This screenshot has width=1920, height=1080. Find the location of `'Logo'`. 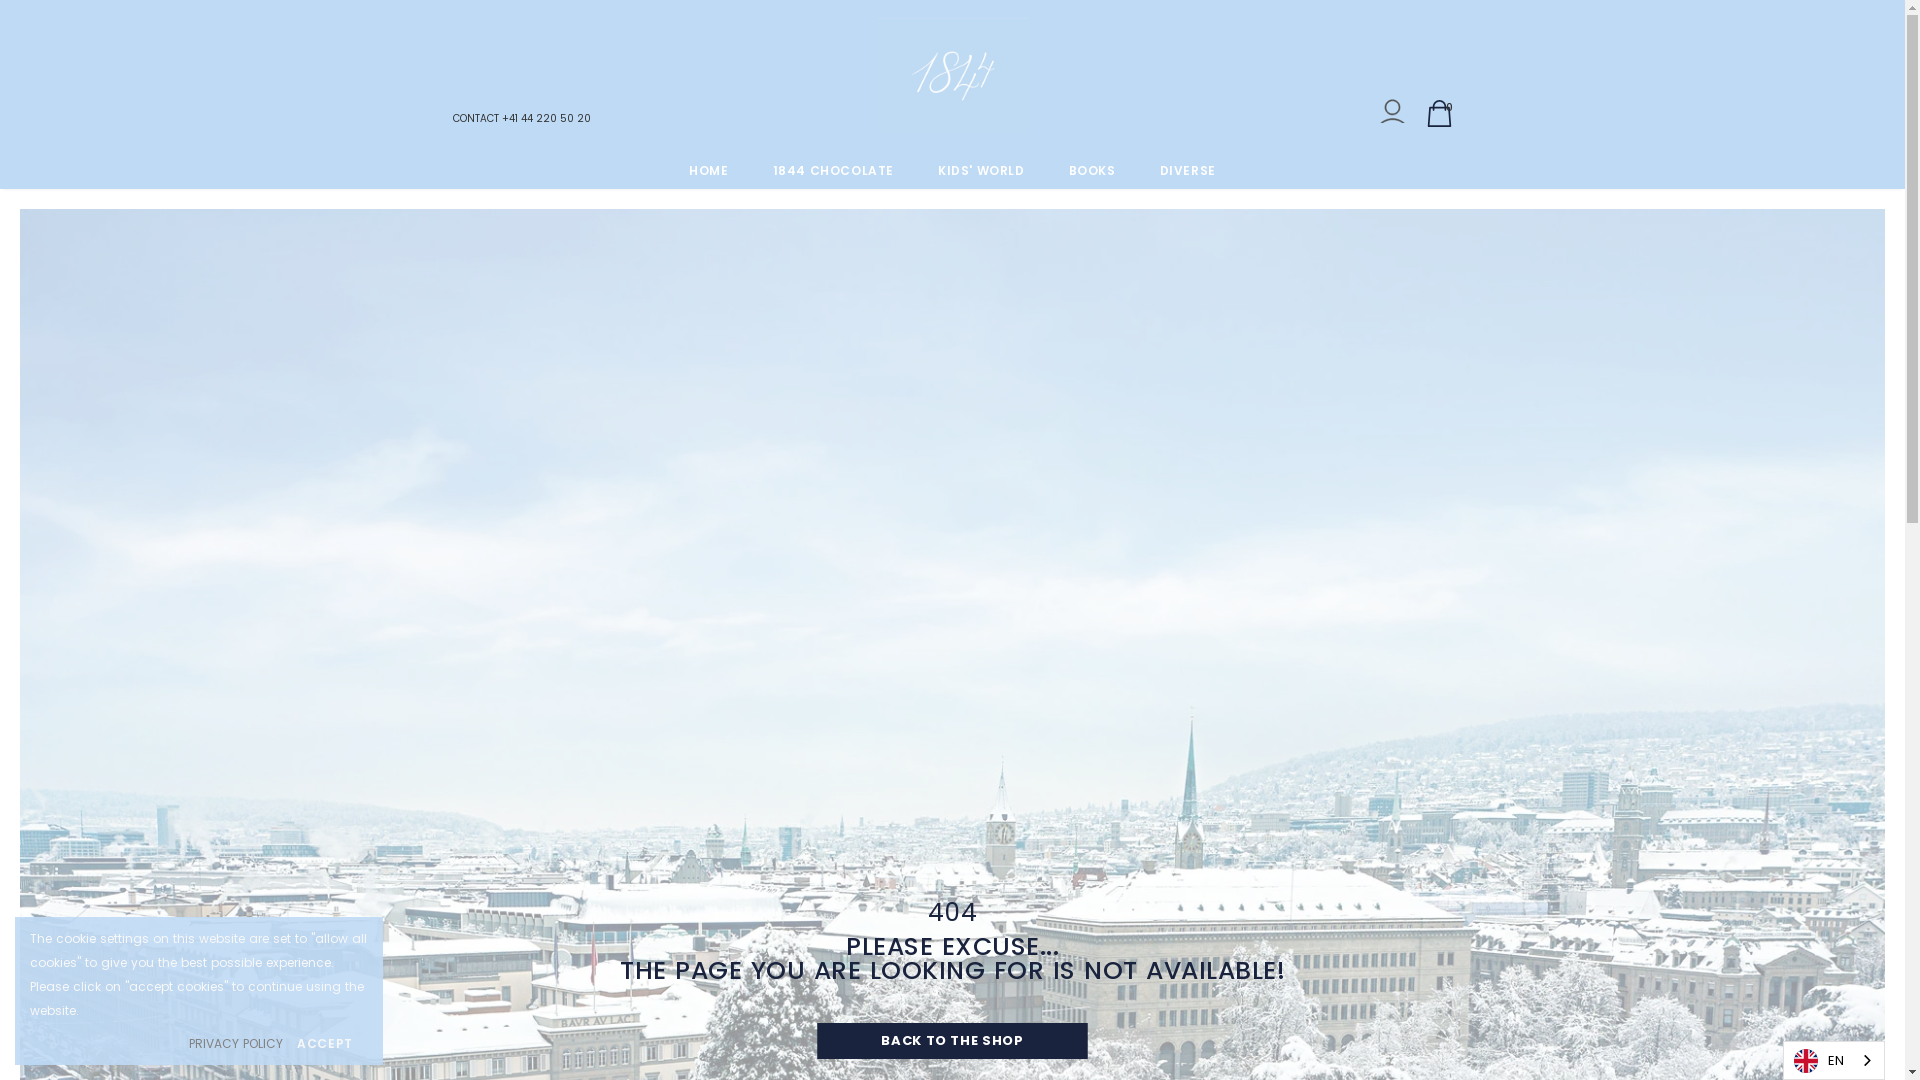

'Logo' is located at coordinates (952, 75).